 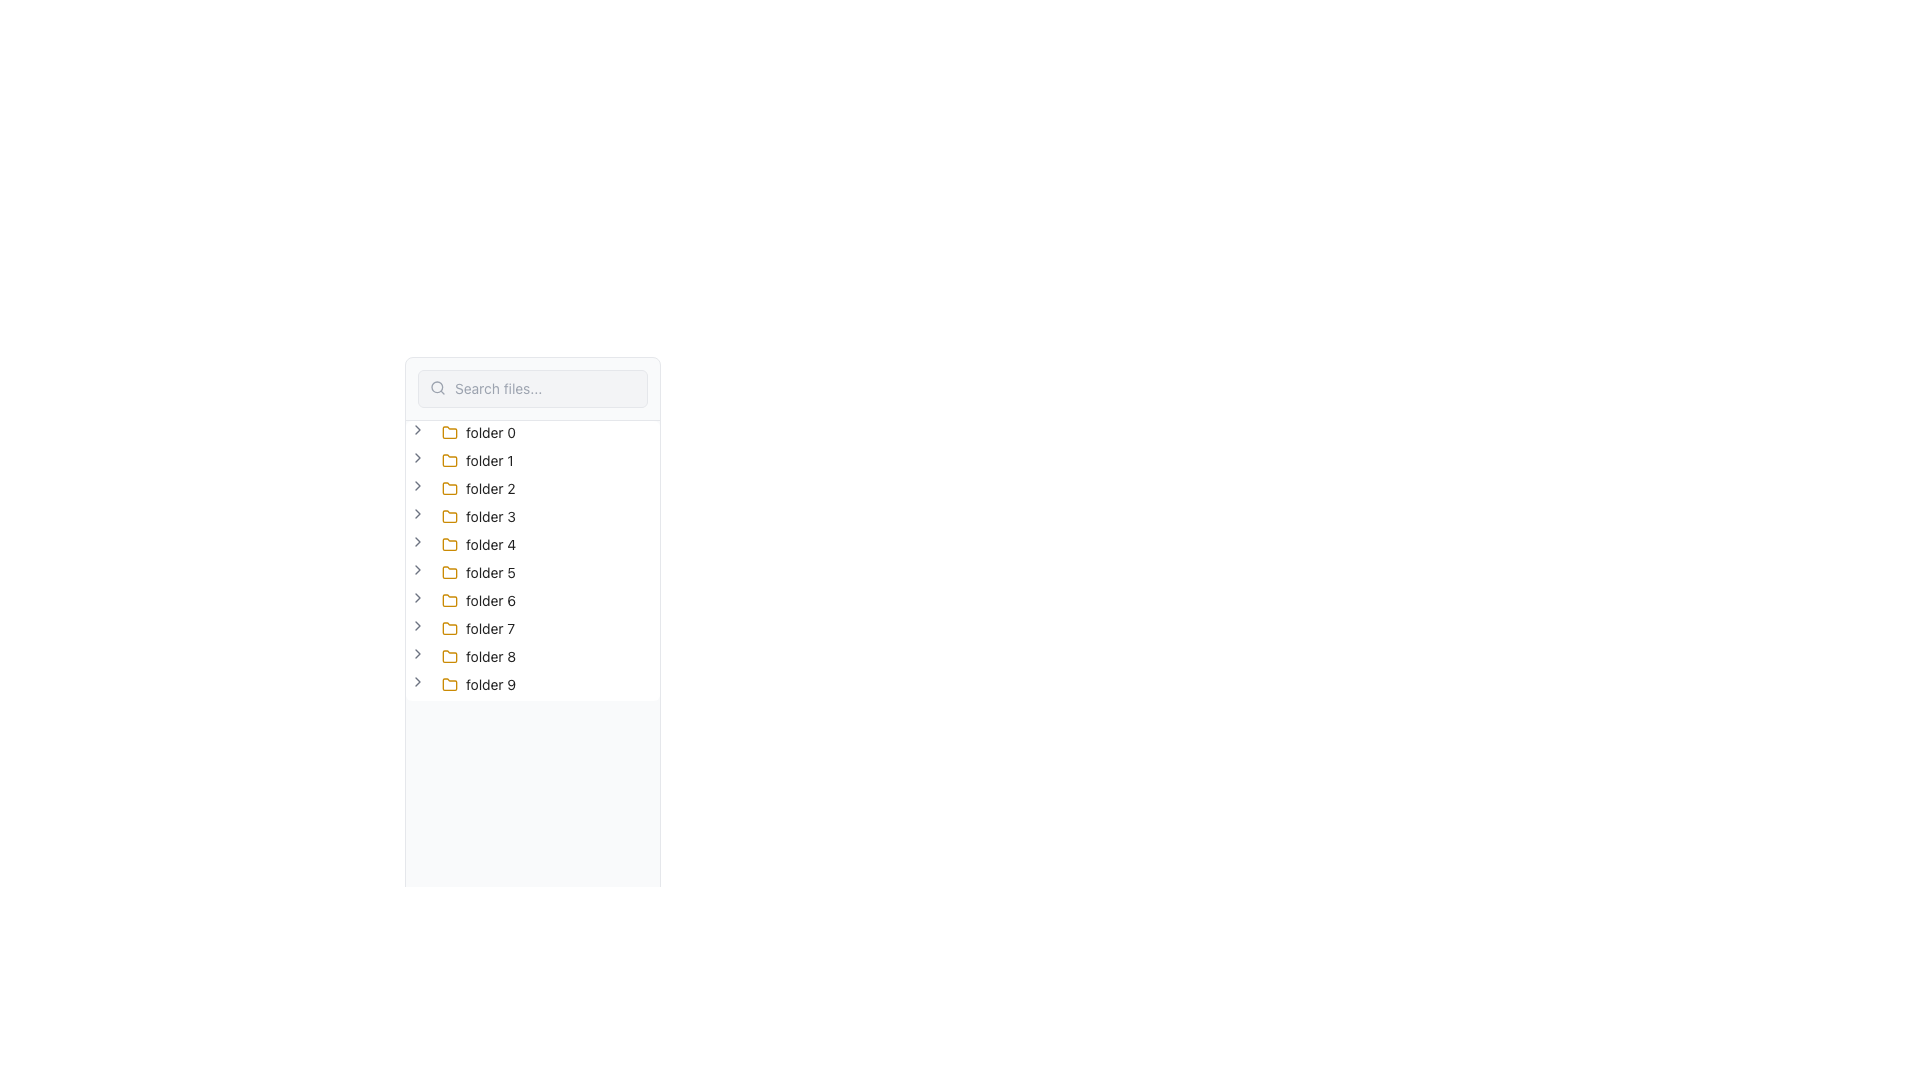 What do you see at coordinates (436, 388) in the screenshot?
I see `the search icon that visually signifies the search functionality, located at the left end of the search bar, to indicate its purpose before entering a query` at bounding box center [436, 388].